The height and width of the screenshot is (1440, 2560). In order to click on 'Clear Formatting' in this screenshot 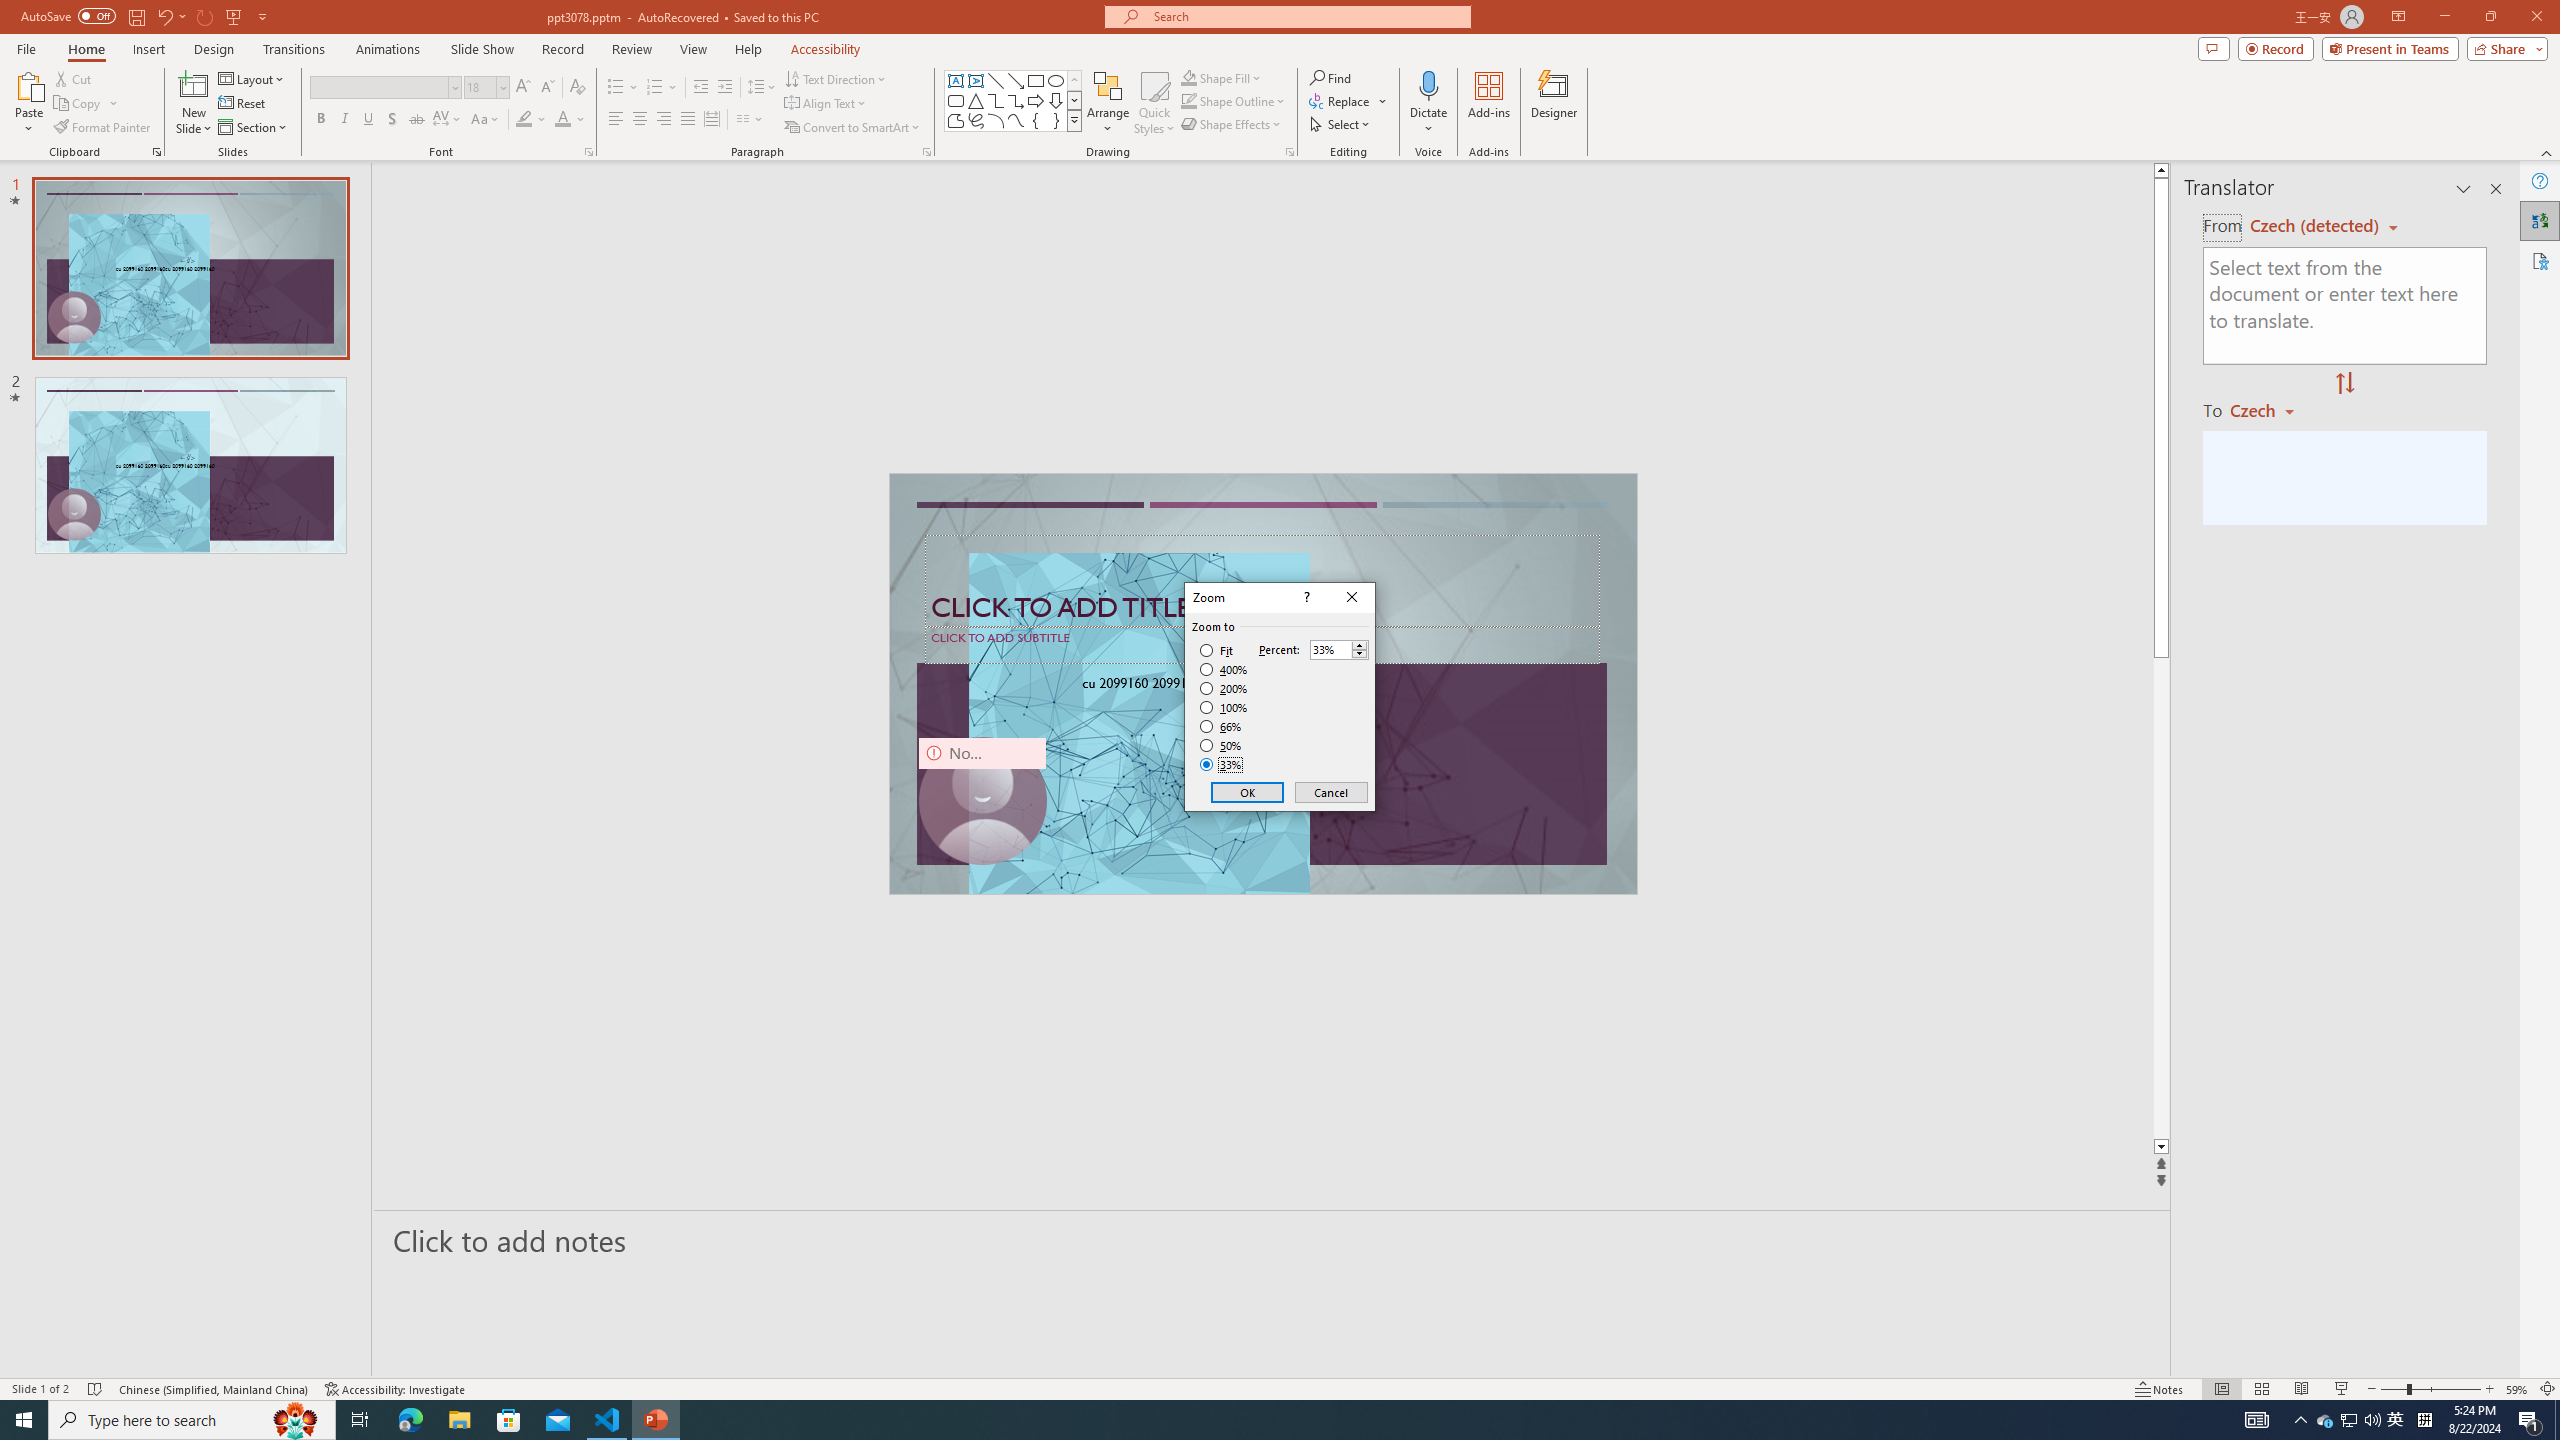, I will do `click(576, 87)`.